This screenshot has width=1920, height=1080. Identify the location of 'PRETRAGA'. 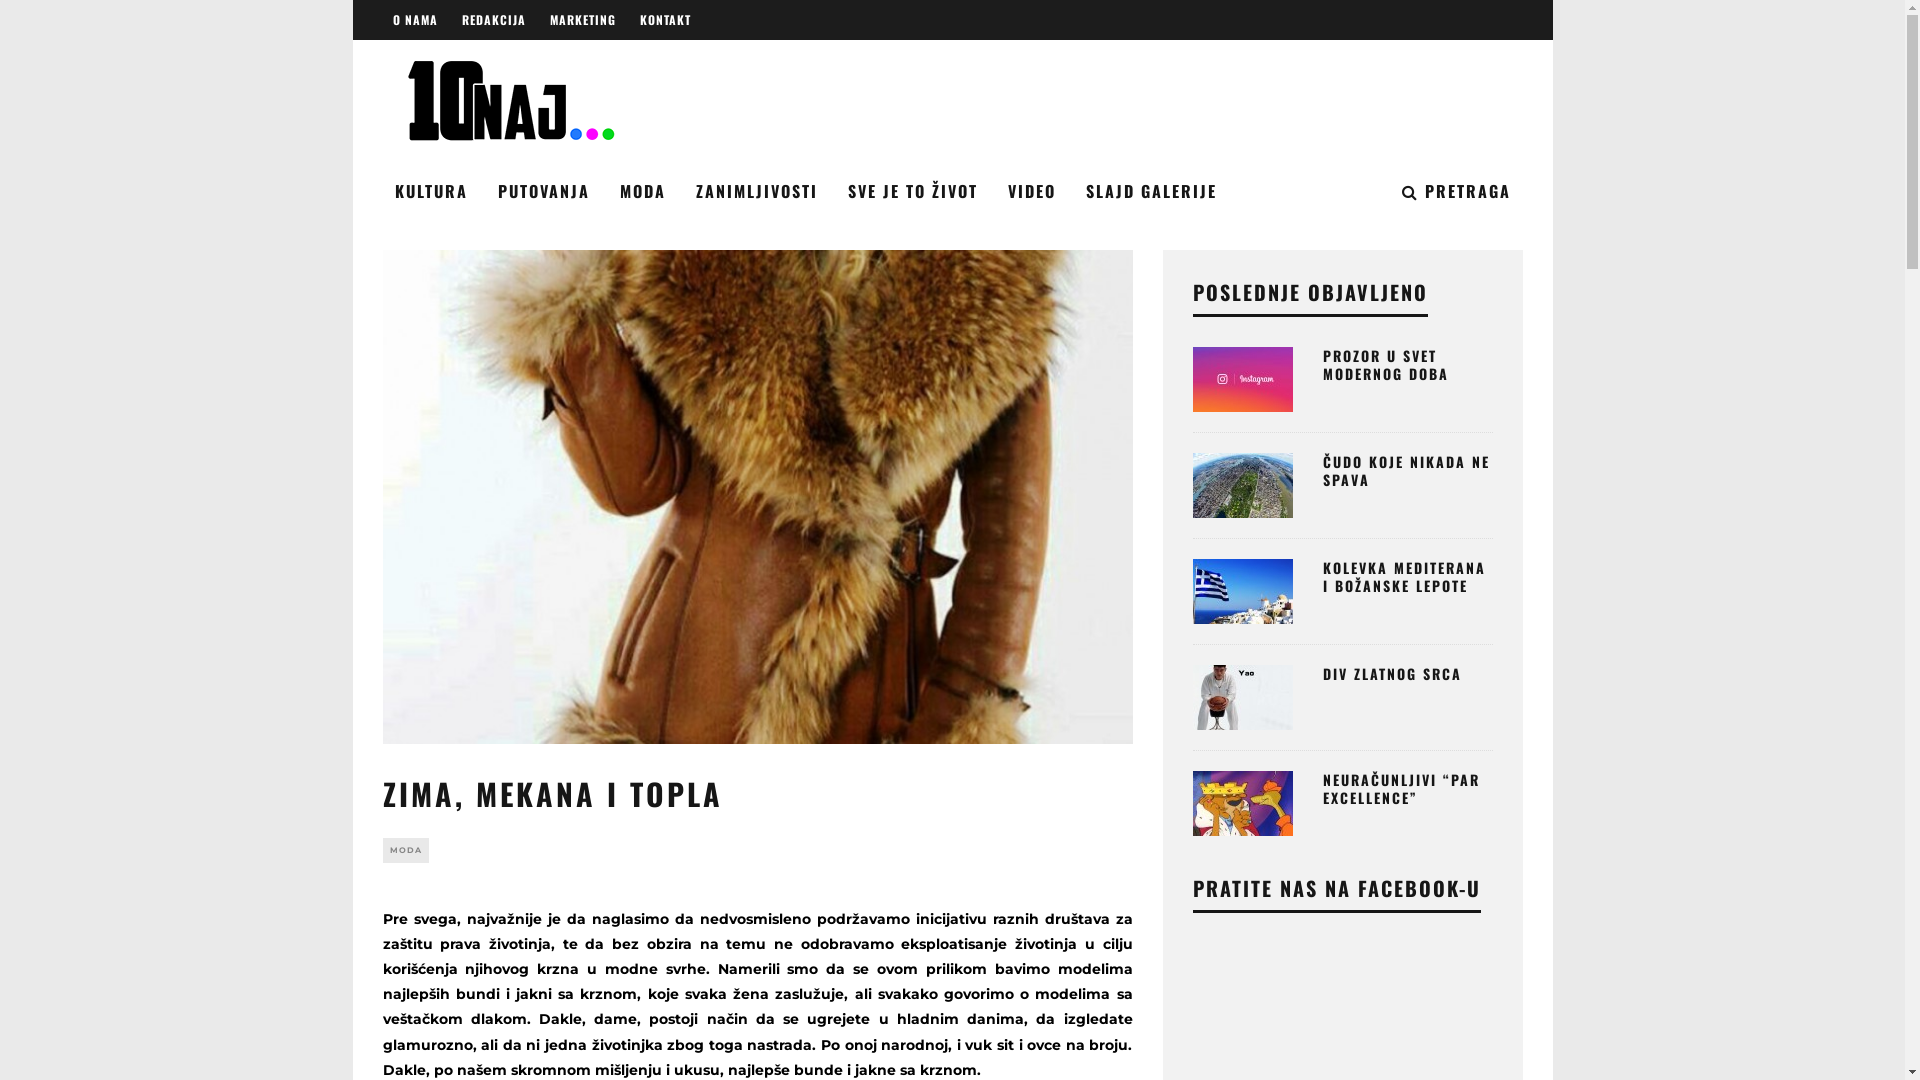
(1389, 191).